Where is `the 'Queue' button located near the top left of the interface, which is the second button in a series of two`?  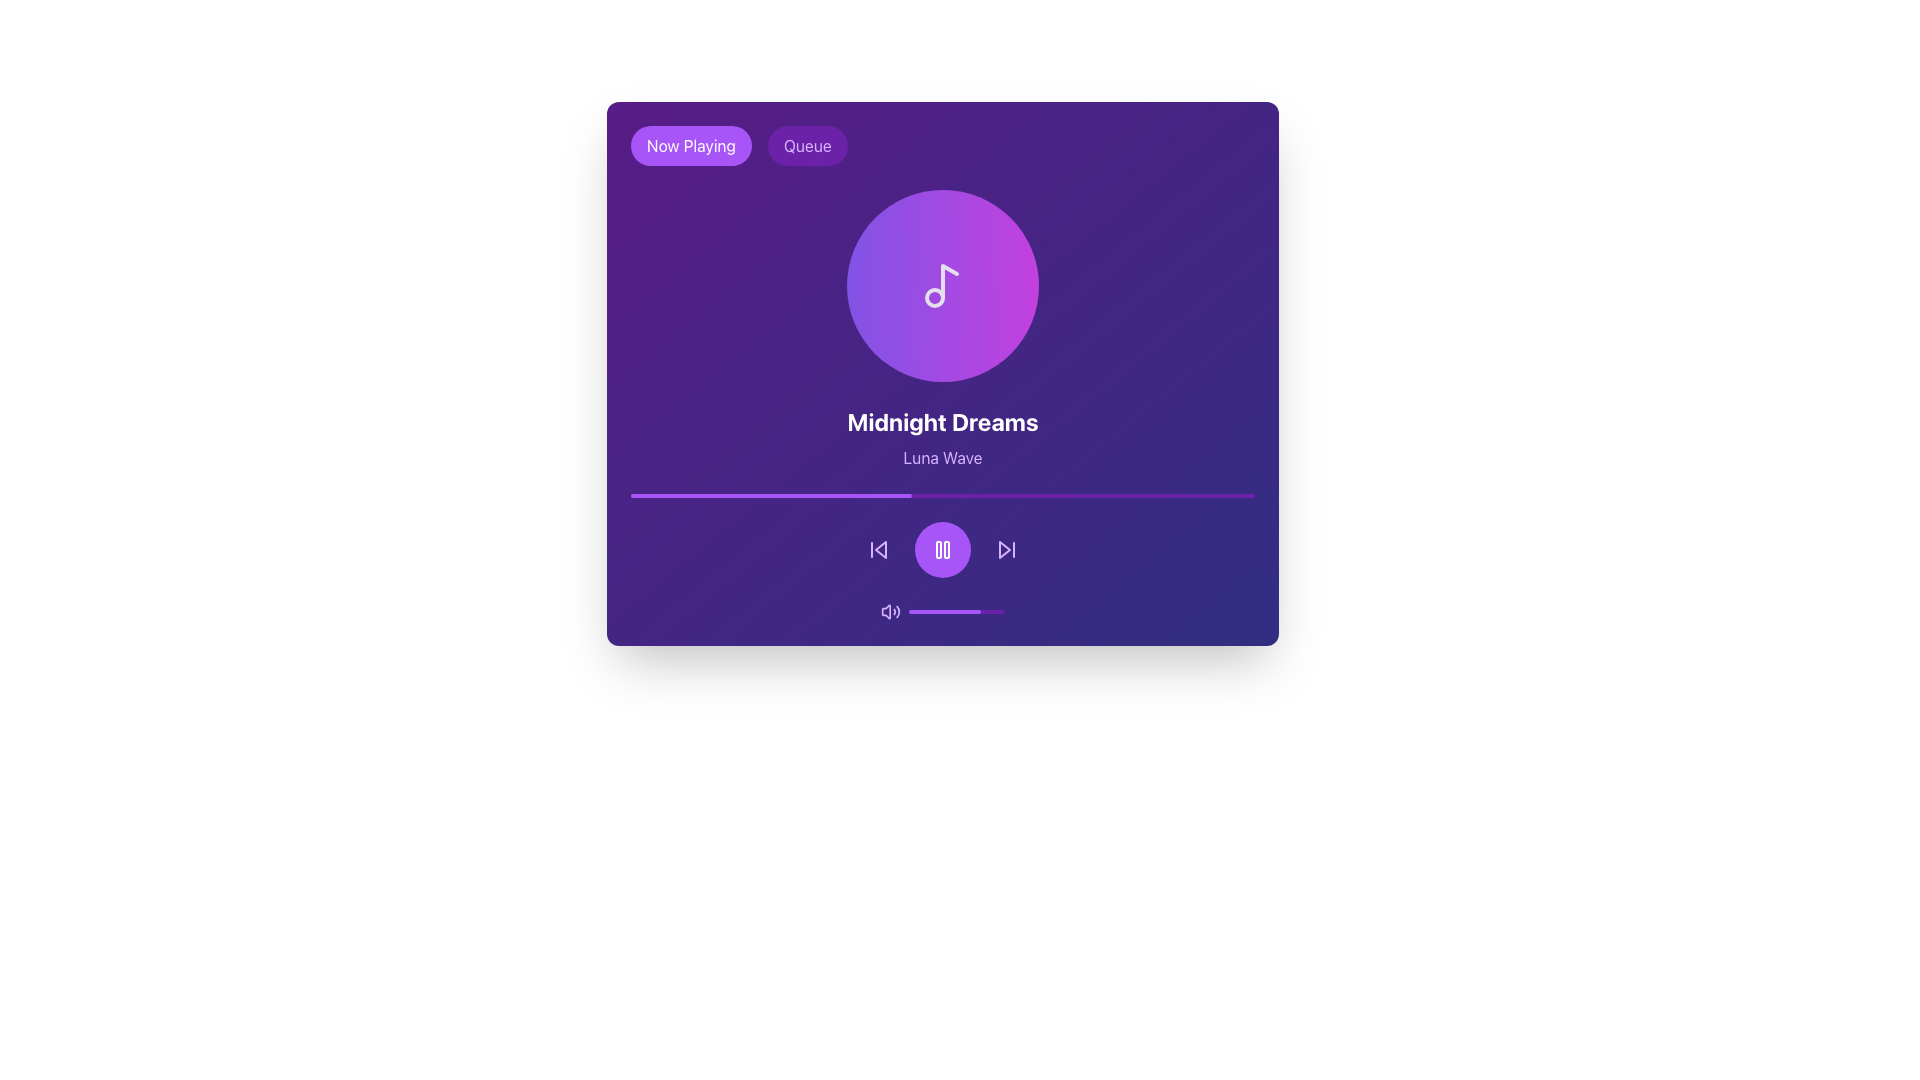 the 'Queue' button located near the top left of the interface, which is the second button in a series of two is located at coordinates (807, 145).